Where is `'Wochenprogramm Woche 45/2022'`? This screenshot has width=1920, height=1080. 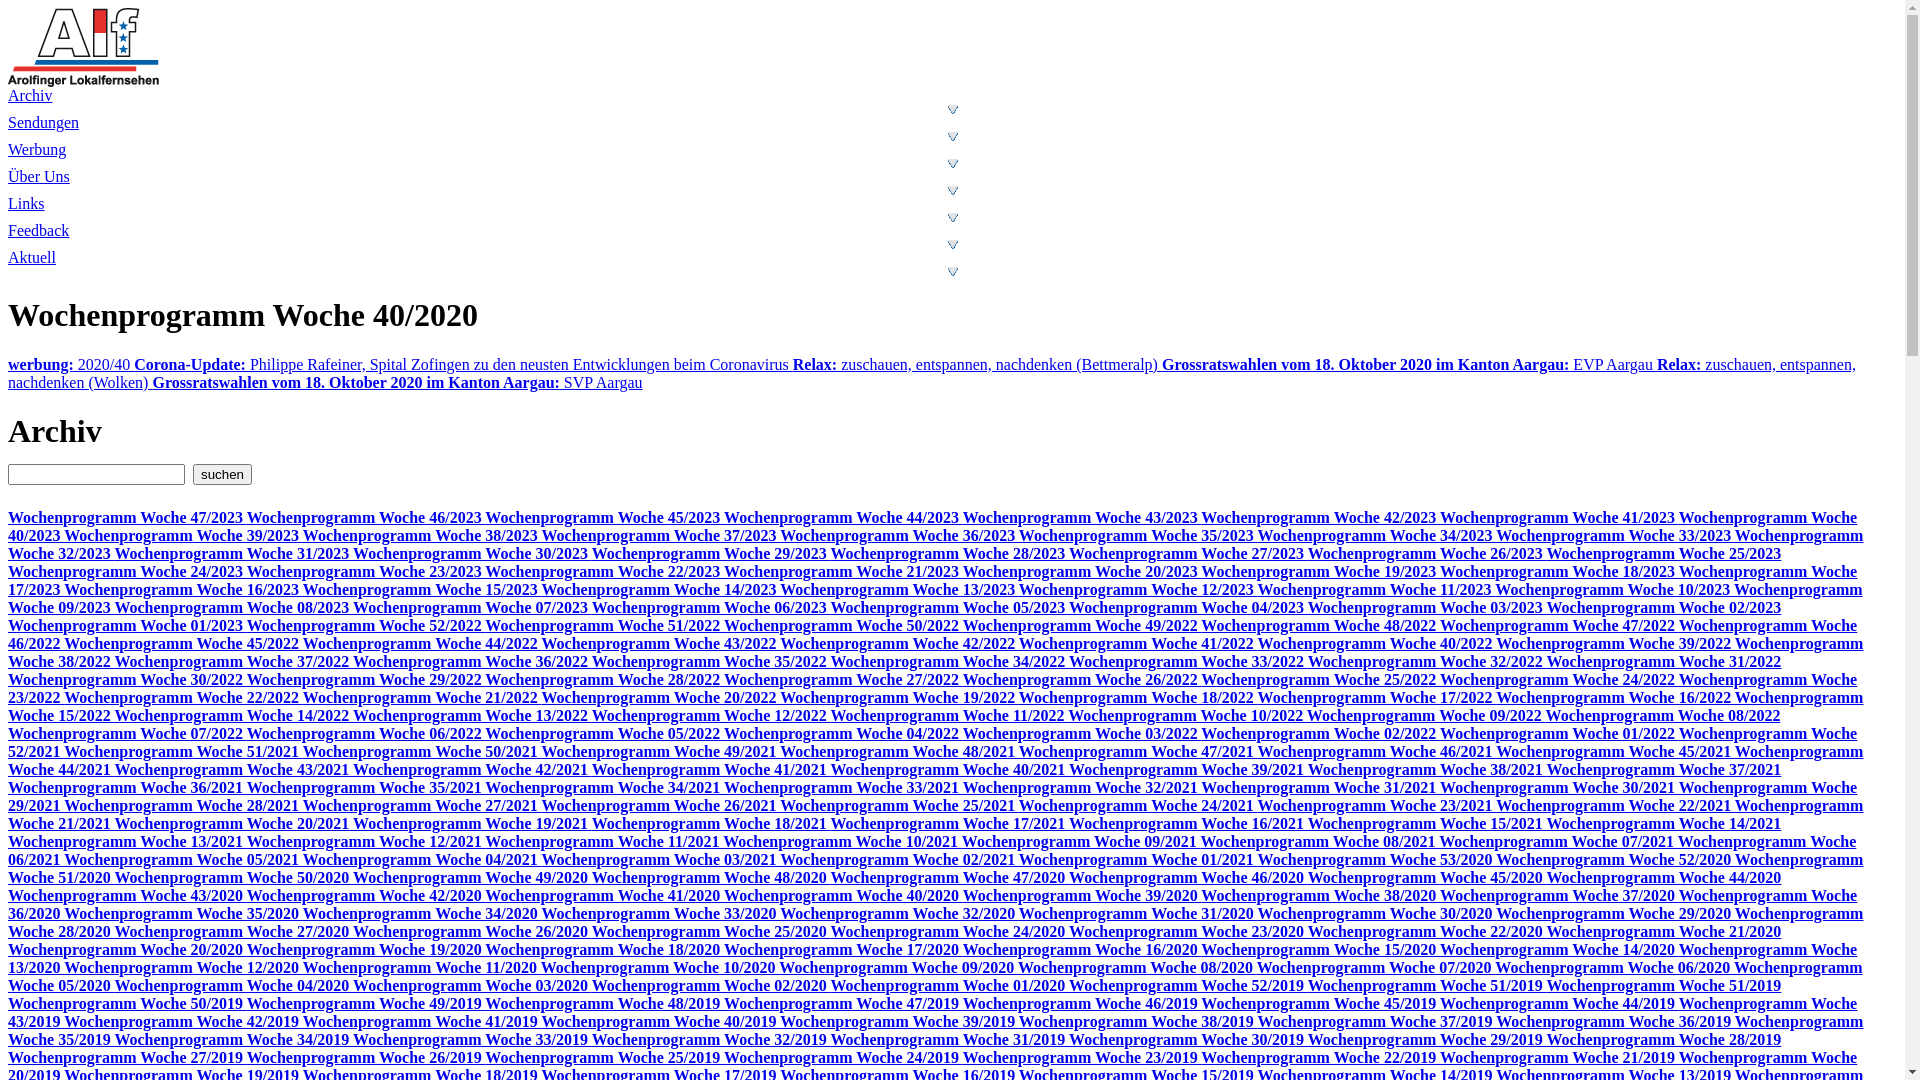
'Wochenprogramm Woche 45/2022' is located at coordinates (183, 643).